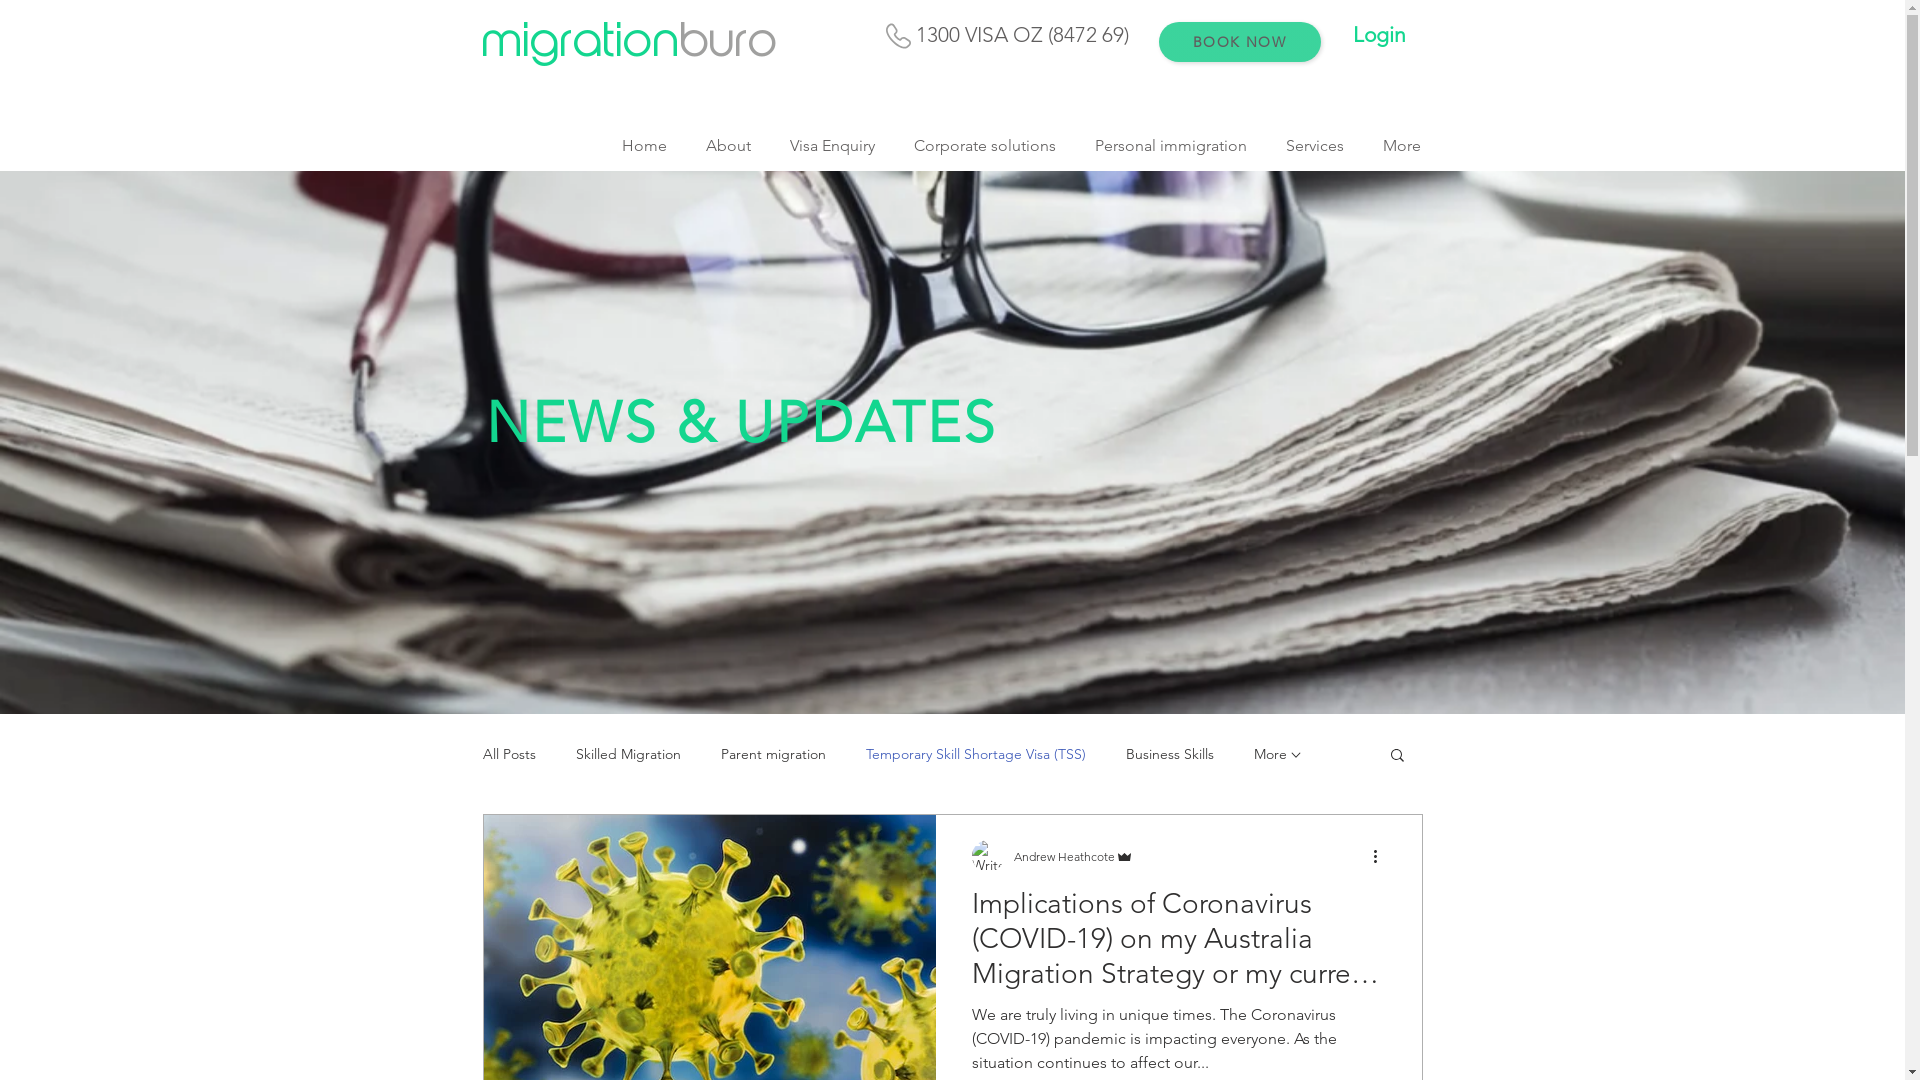  Describe the element at coordinates (1377, 34) in the screenshot. I see `'Login'` at that location.